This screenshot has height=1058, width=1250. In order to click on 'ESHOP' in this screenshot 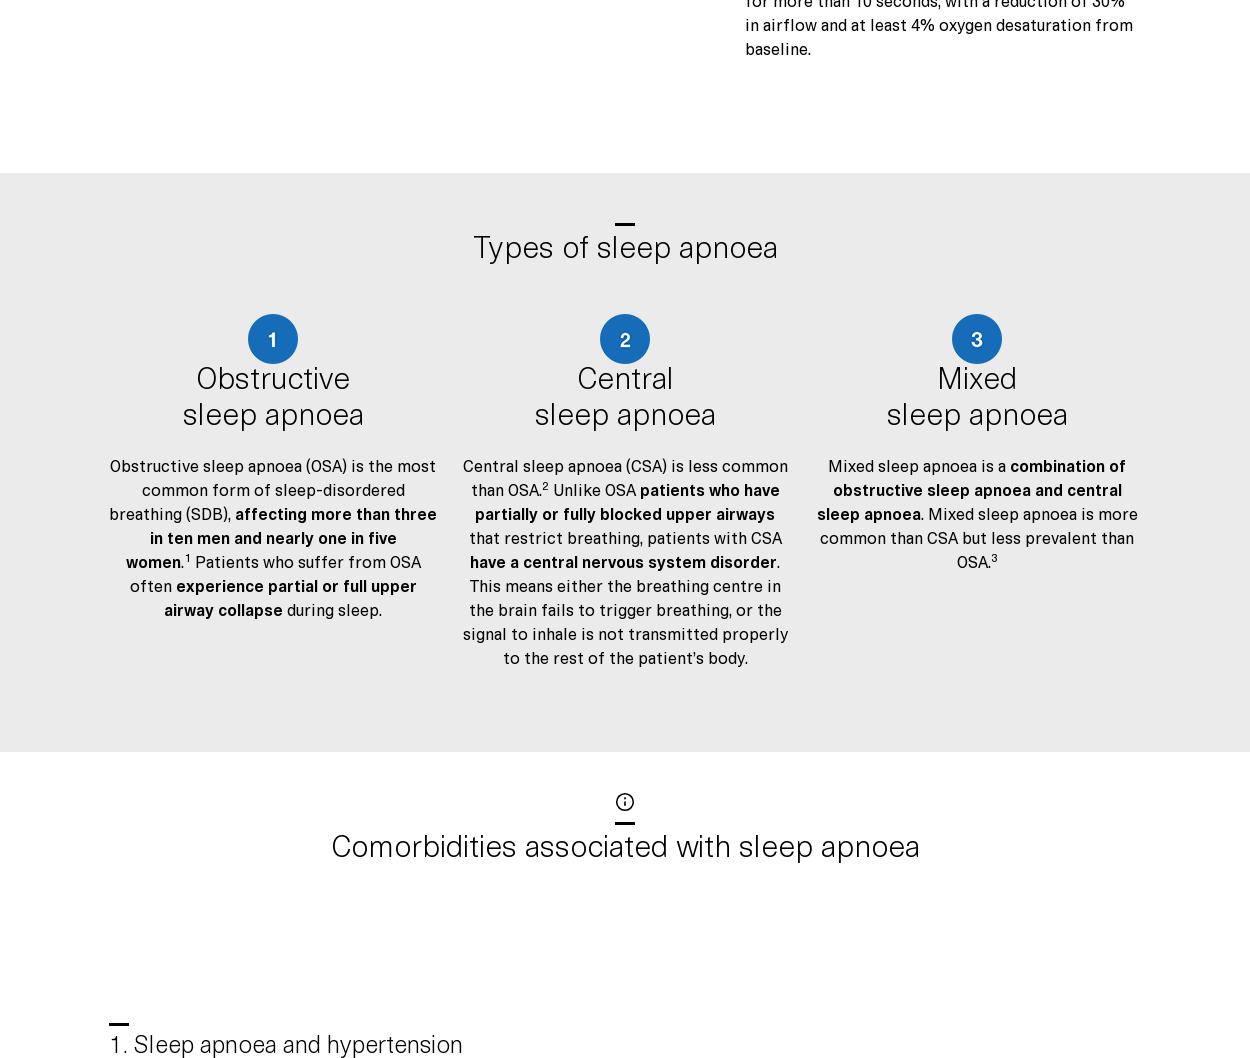, I will do `click(647, 866)`.